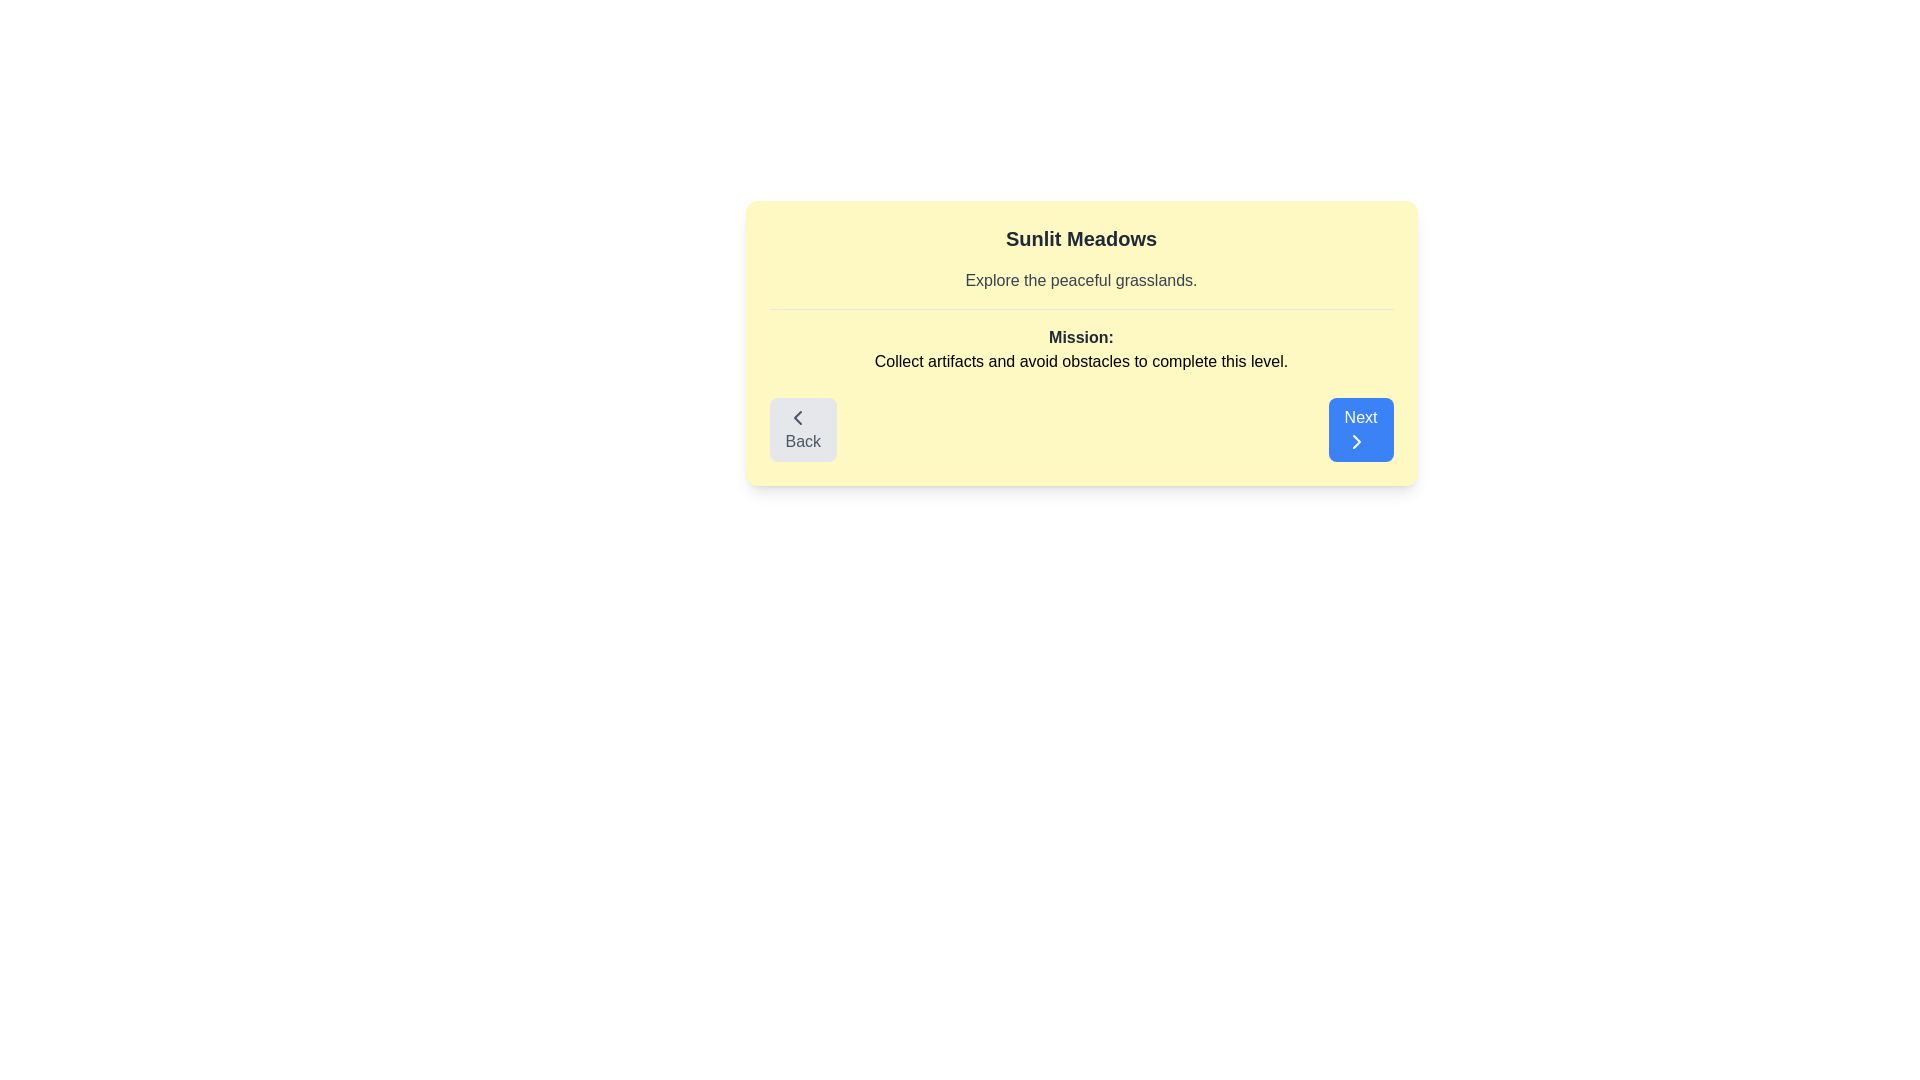 Image resolution: width=1920 pixels, height=1080 pixels. I want to click on the Next button to navigate between levels, so click(1360, 428).